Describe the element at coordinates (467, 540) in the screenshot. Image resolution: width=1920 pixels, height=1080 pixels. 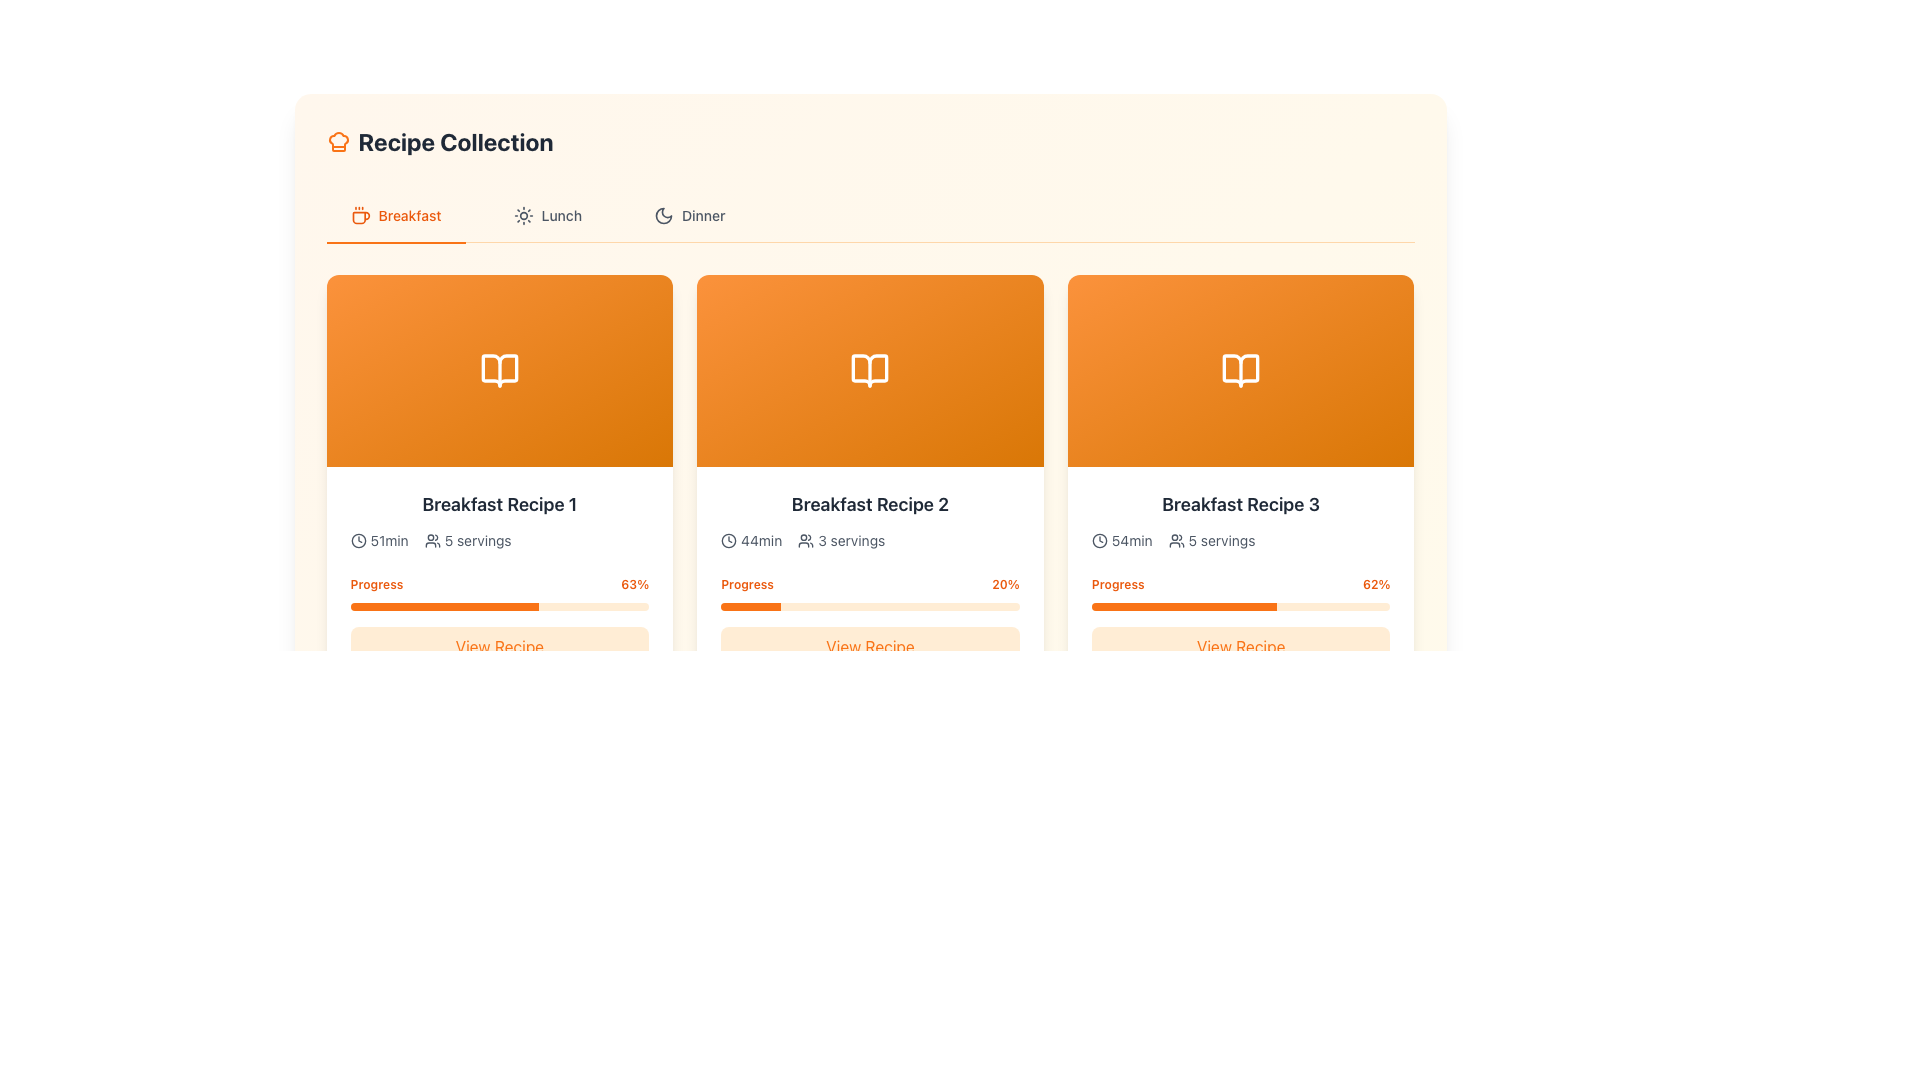
I see `the informational label indicating the number of servings for the associated recipe in the 'Breakfast Recipe 1' section` at that location.